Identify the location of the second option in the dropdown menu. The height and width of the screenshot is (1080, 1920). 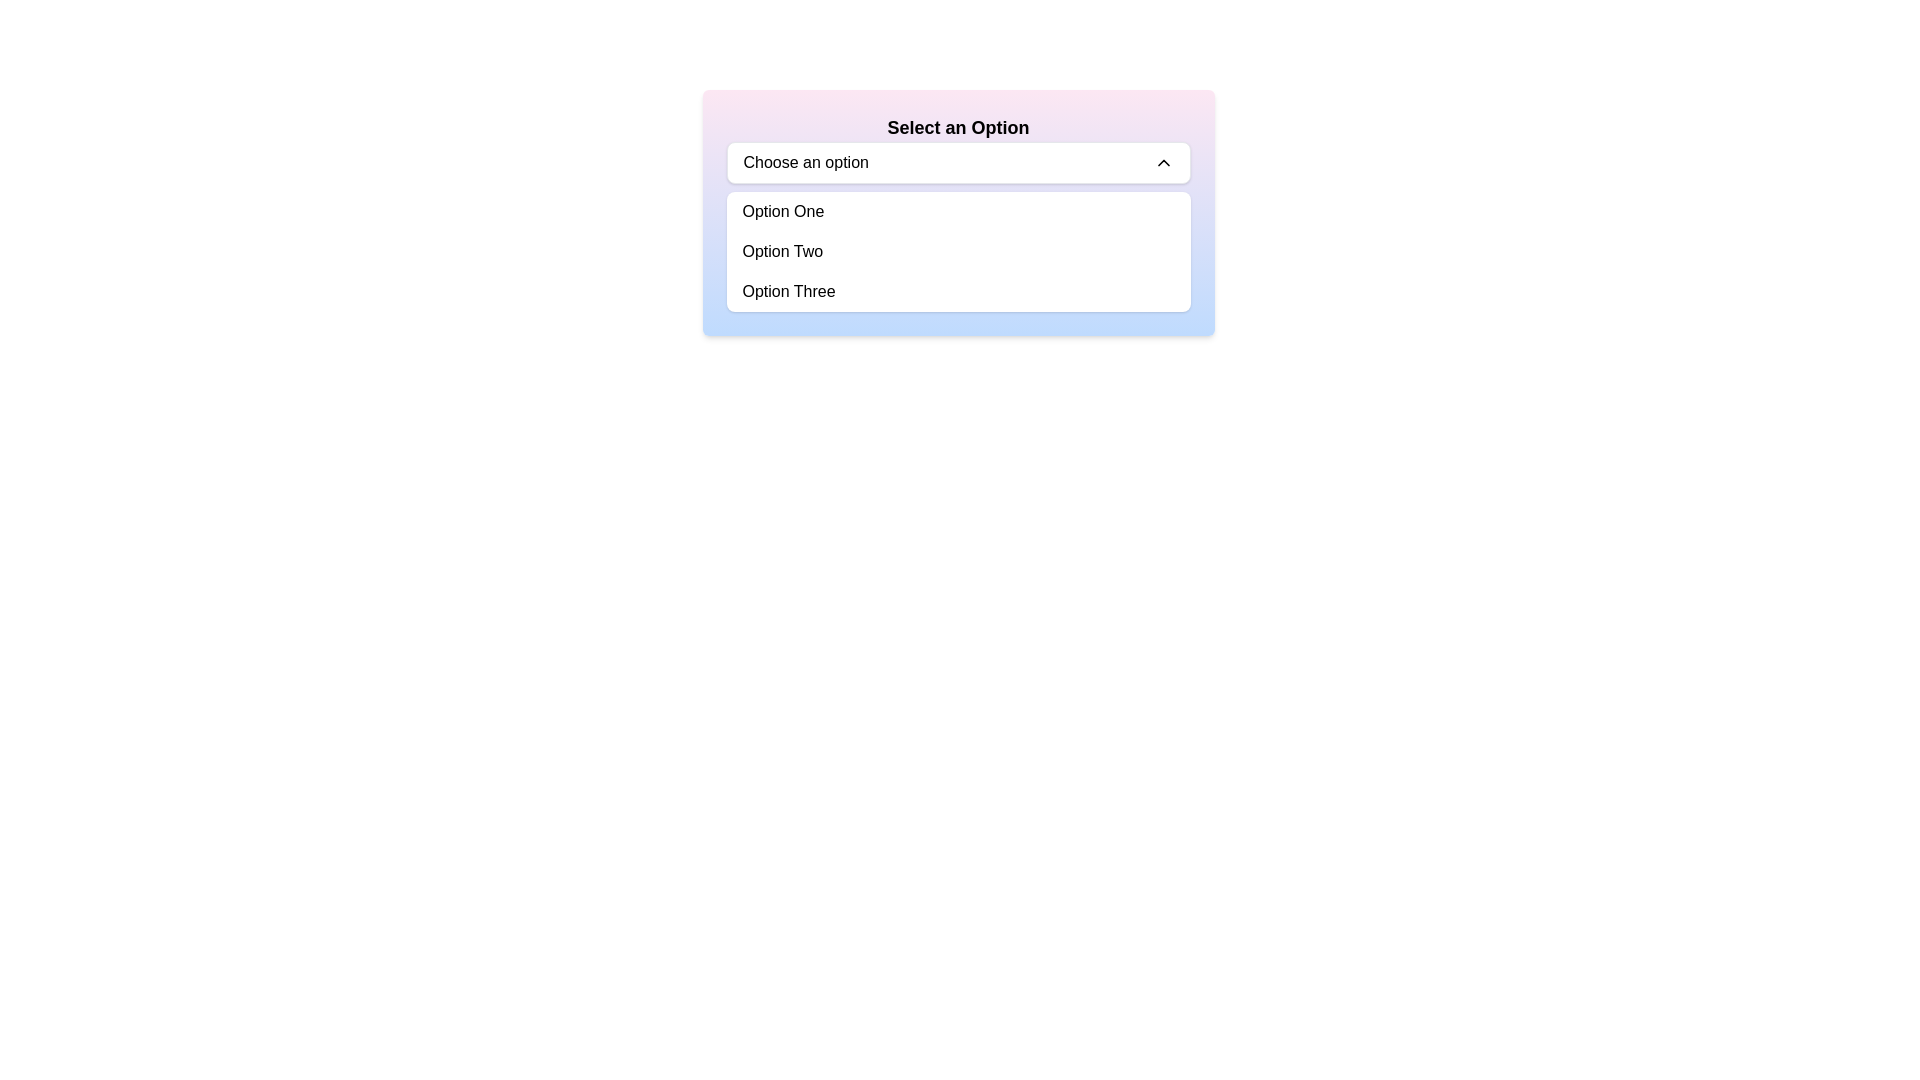
(957, 250).